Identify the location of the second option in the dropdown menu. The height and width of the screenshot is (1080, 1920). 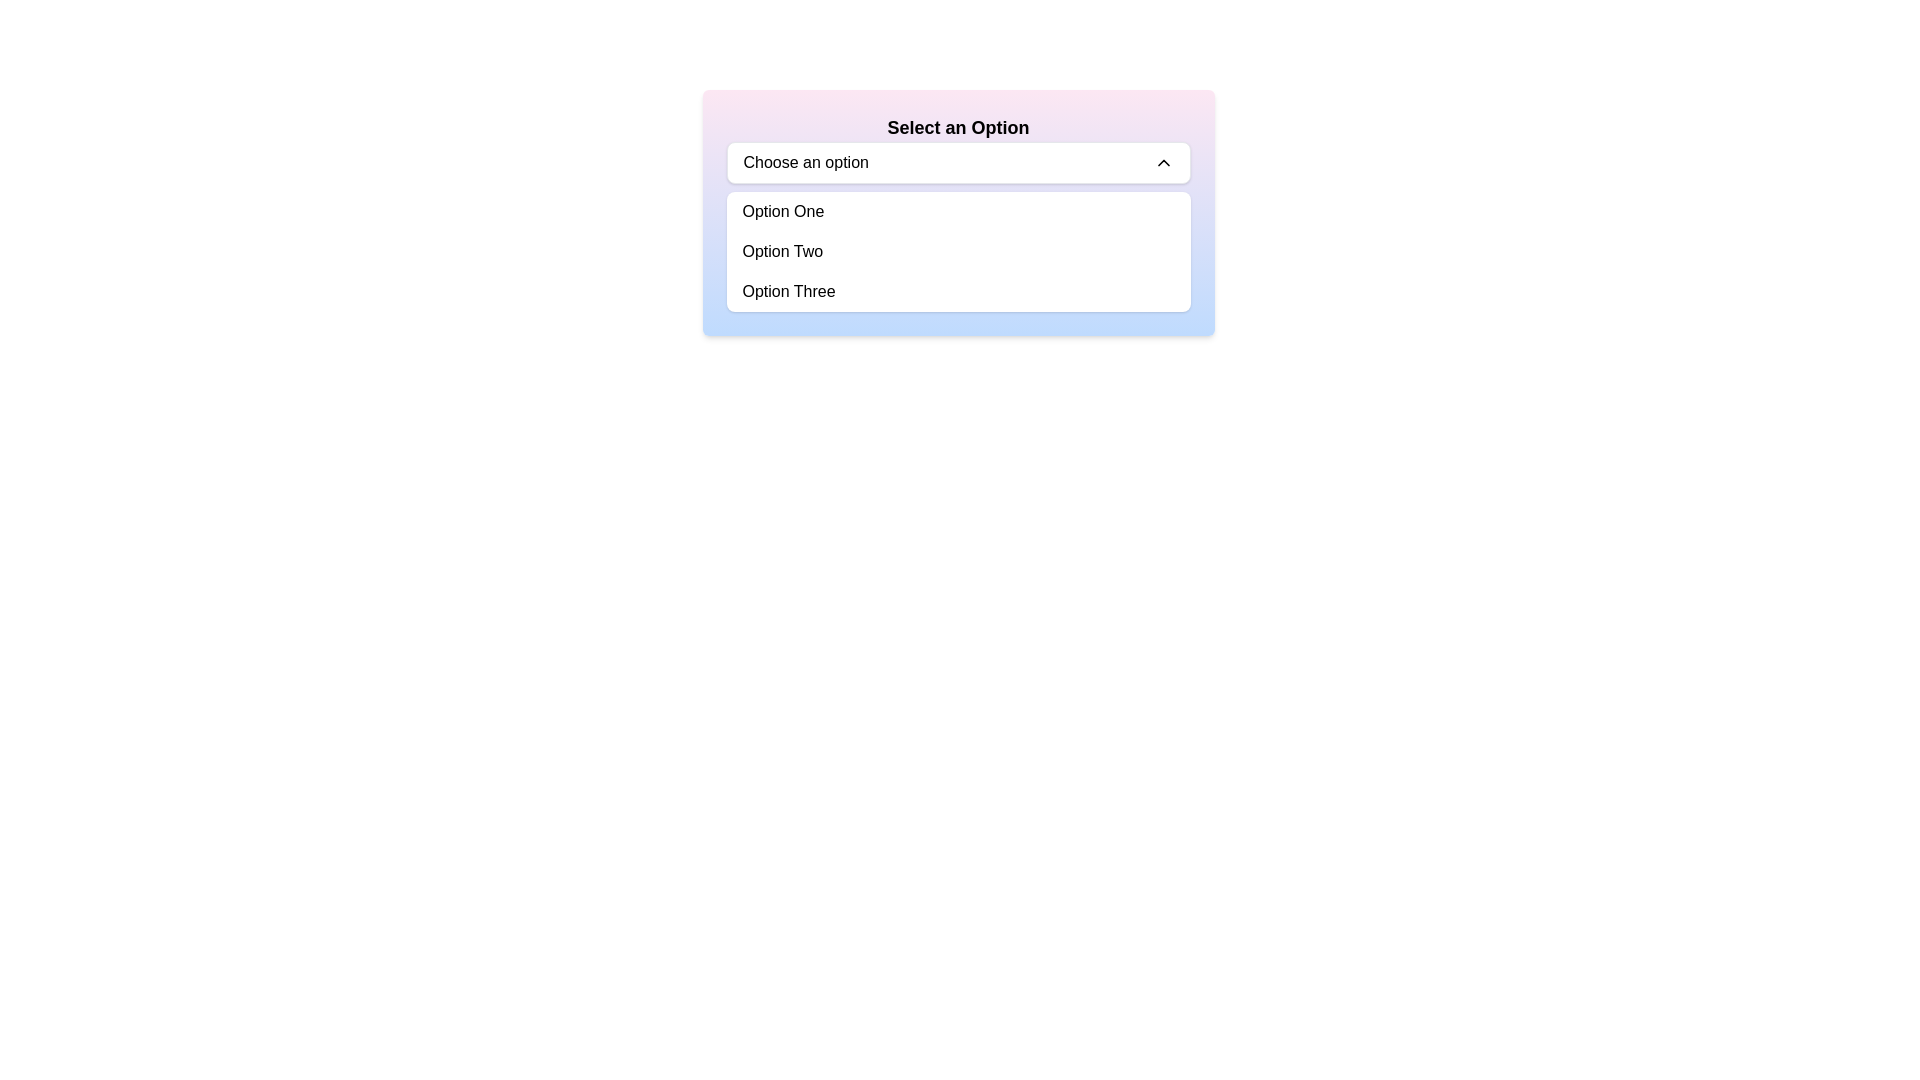
(957, 250).